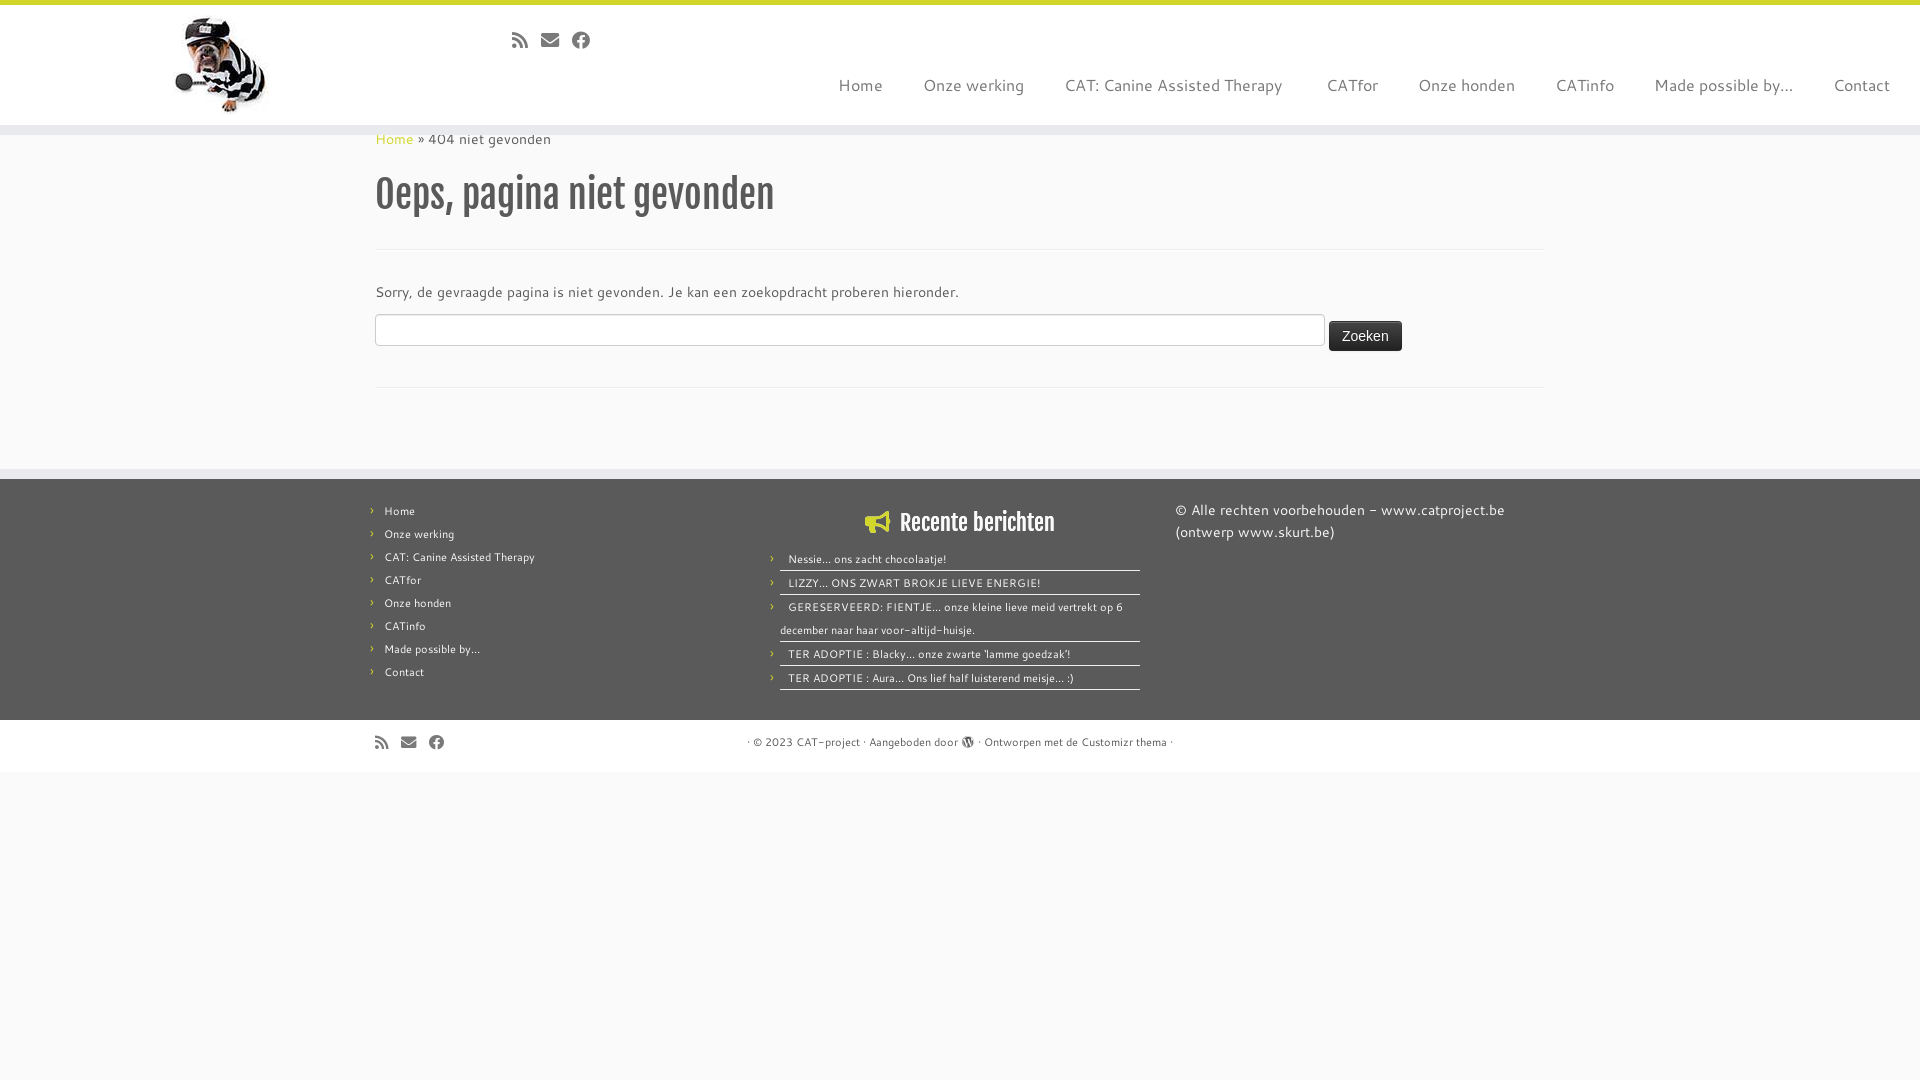 The width and height of the screenshot is (1920, 1080). Describe the element at coordinates (526, 39) in the screenshot. I see `'Abonneer op mijn RSS feed'` at that location.